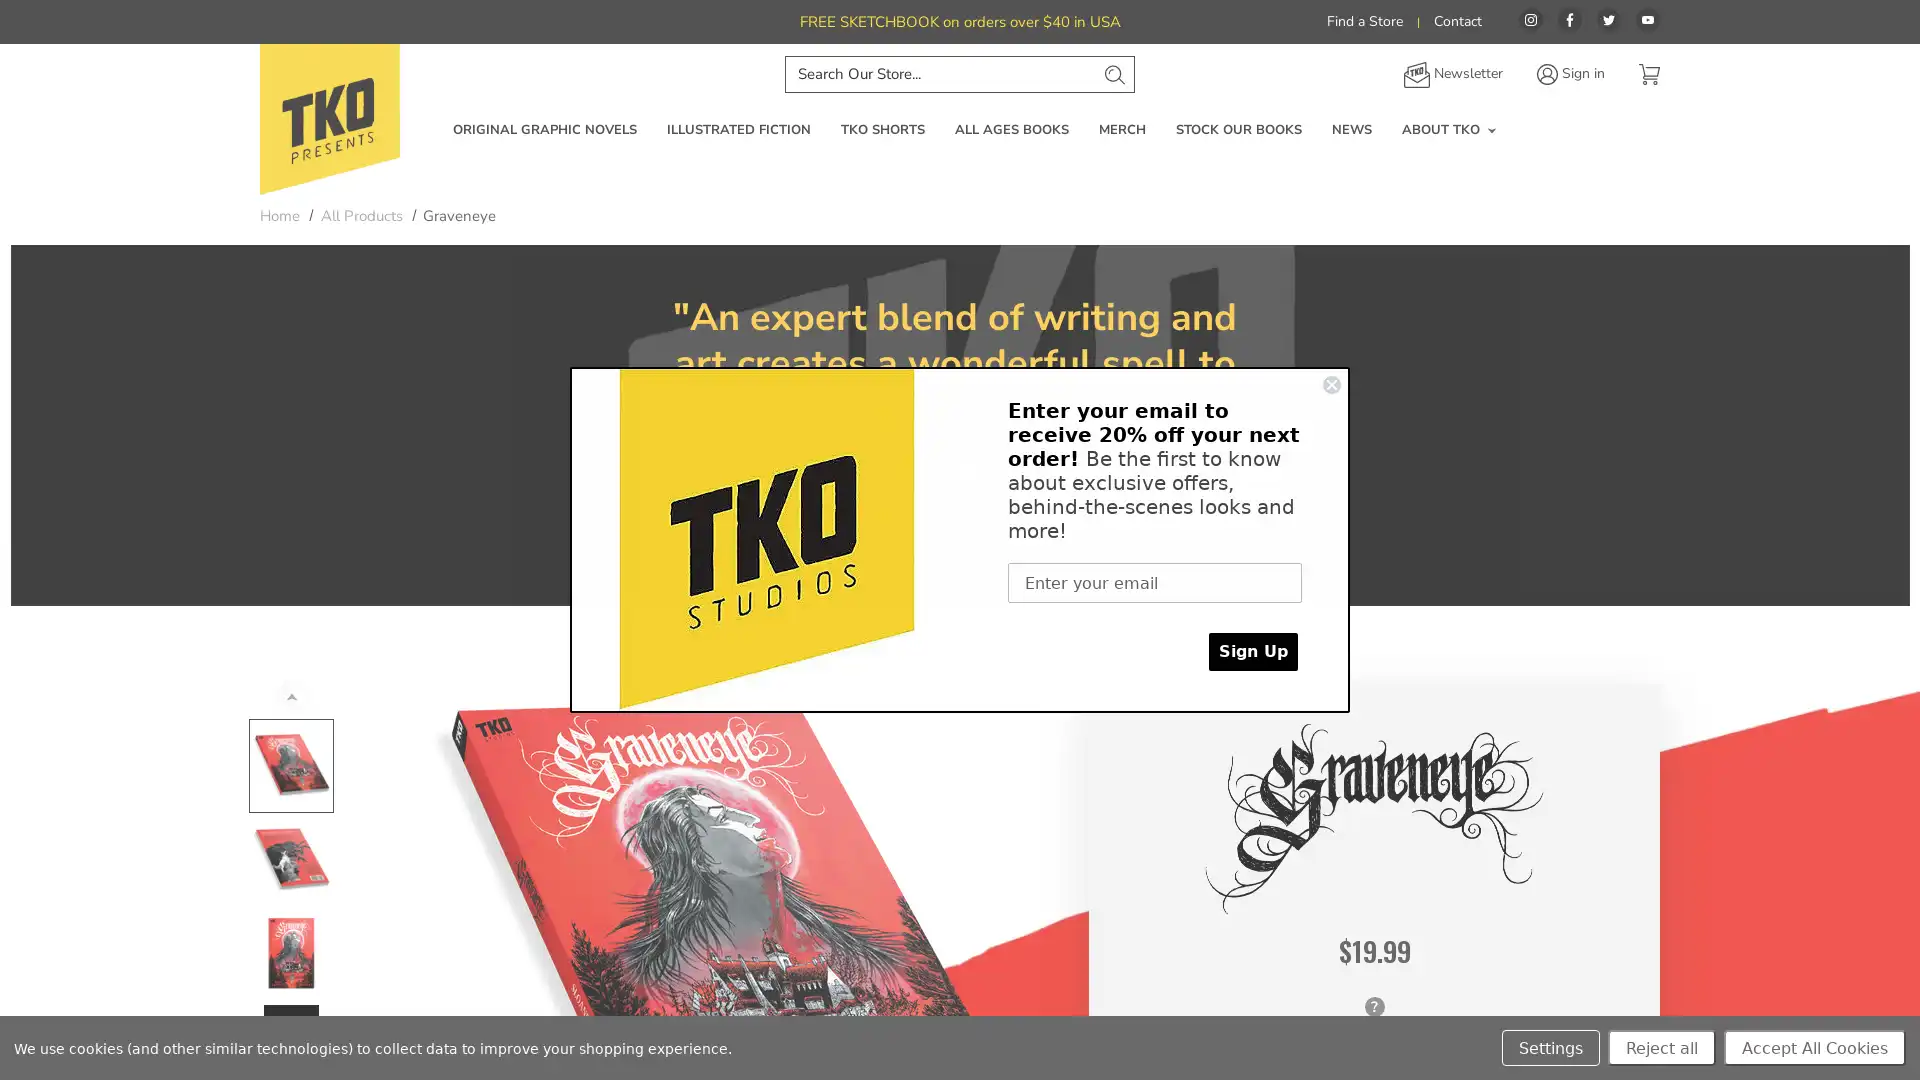  What do you see at coordinates (1549, 1047) in the screenshot?
I see `Settings` at bounding box center [1549, 1047].